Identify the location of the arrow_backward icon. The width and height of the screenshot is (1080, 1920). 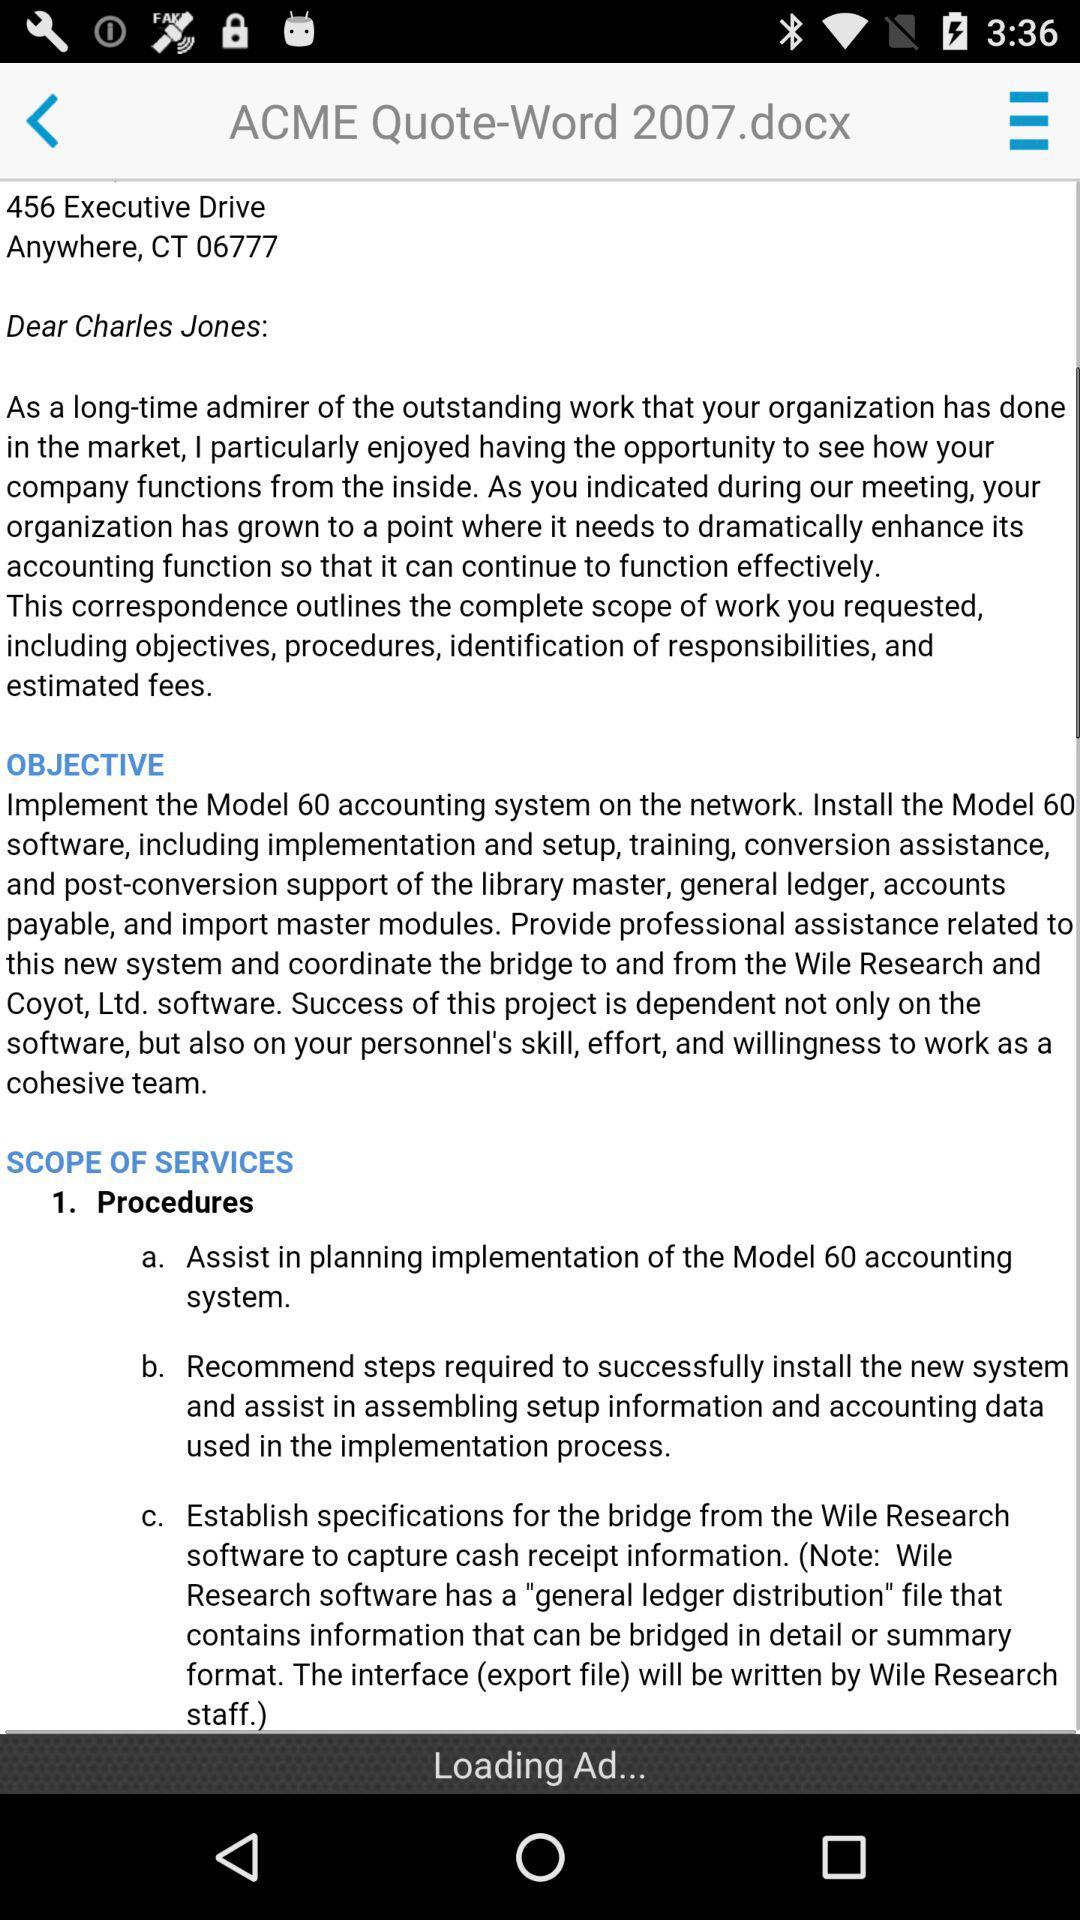
(56, 128).